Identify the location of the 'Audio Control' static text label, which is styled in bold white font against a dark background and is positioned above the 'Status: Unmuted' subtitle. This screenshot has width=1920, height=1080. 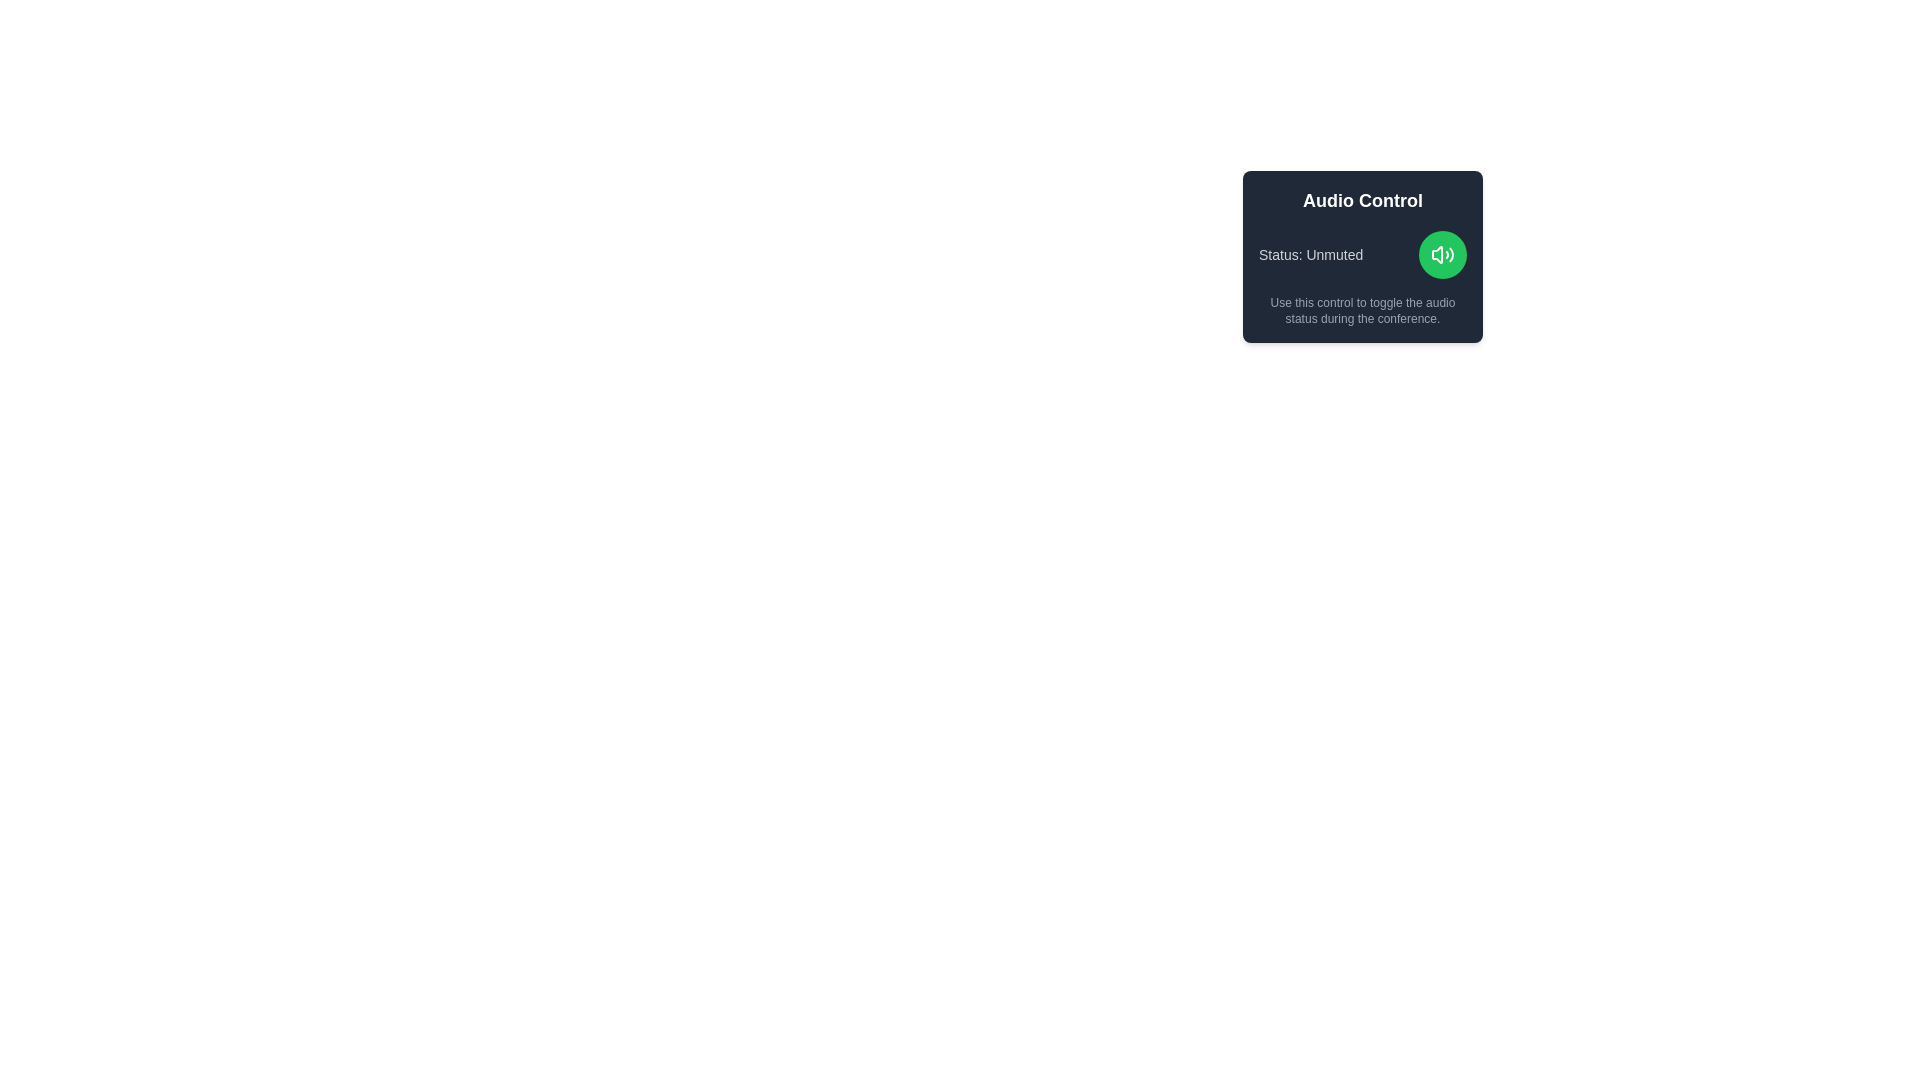
(1362, 200).